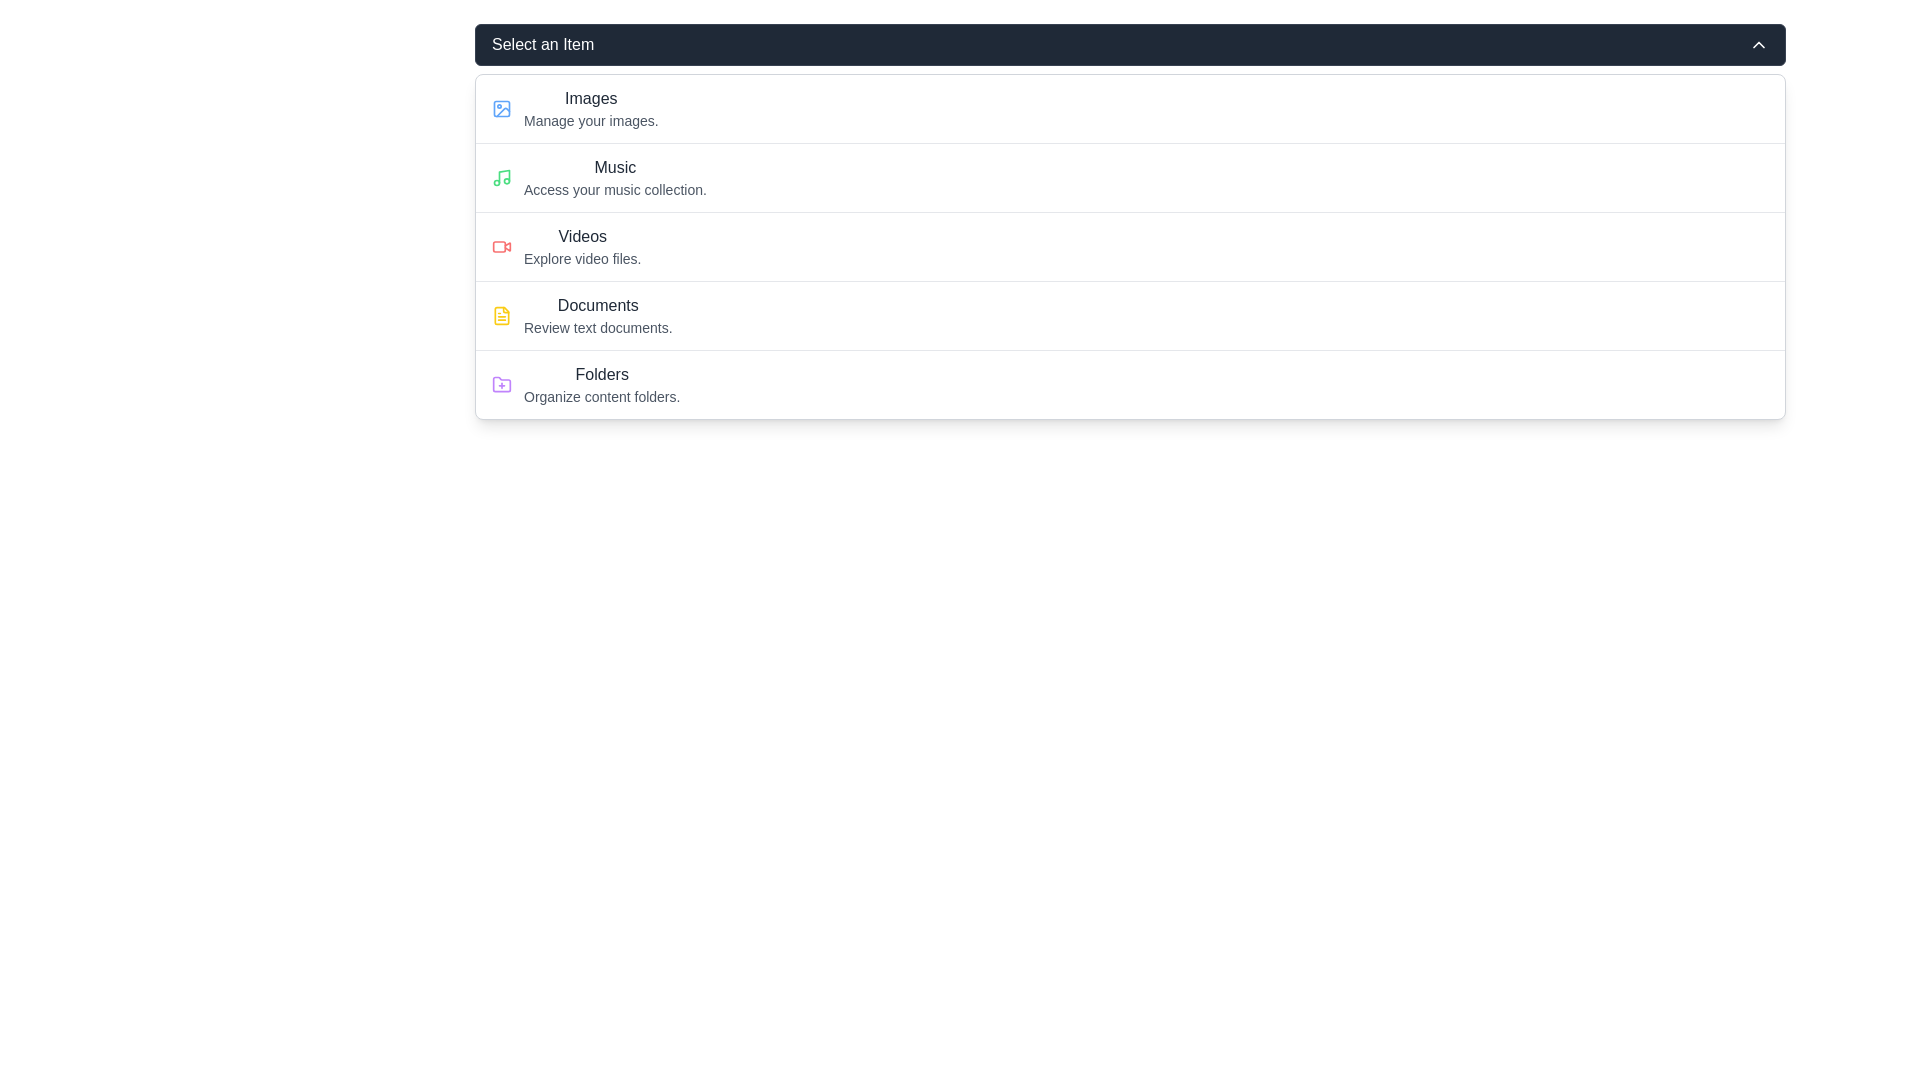 This screenshot has height=1080, width=1920. I want to click on text of the 'Images' label, which is the first option under the 'Select an Item' menu, so click(590, 99).